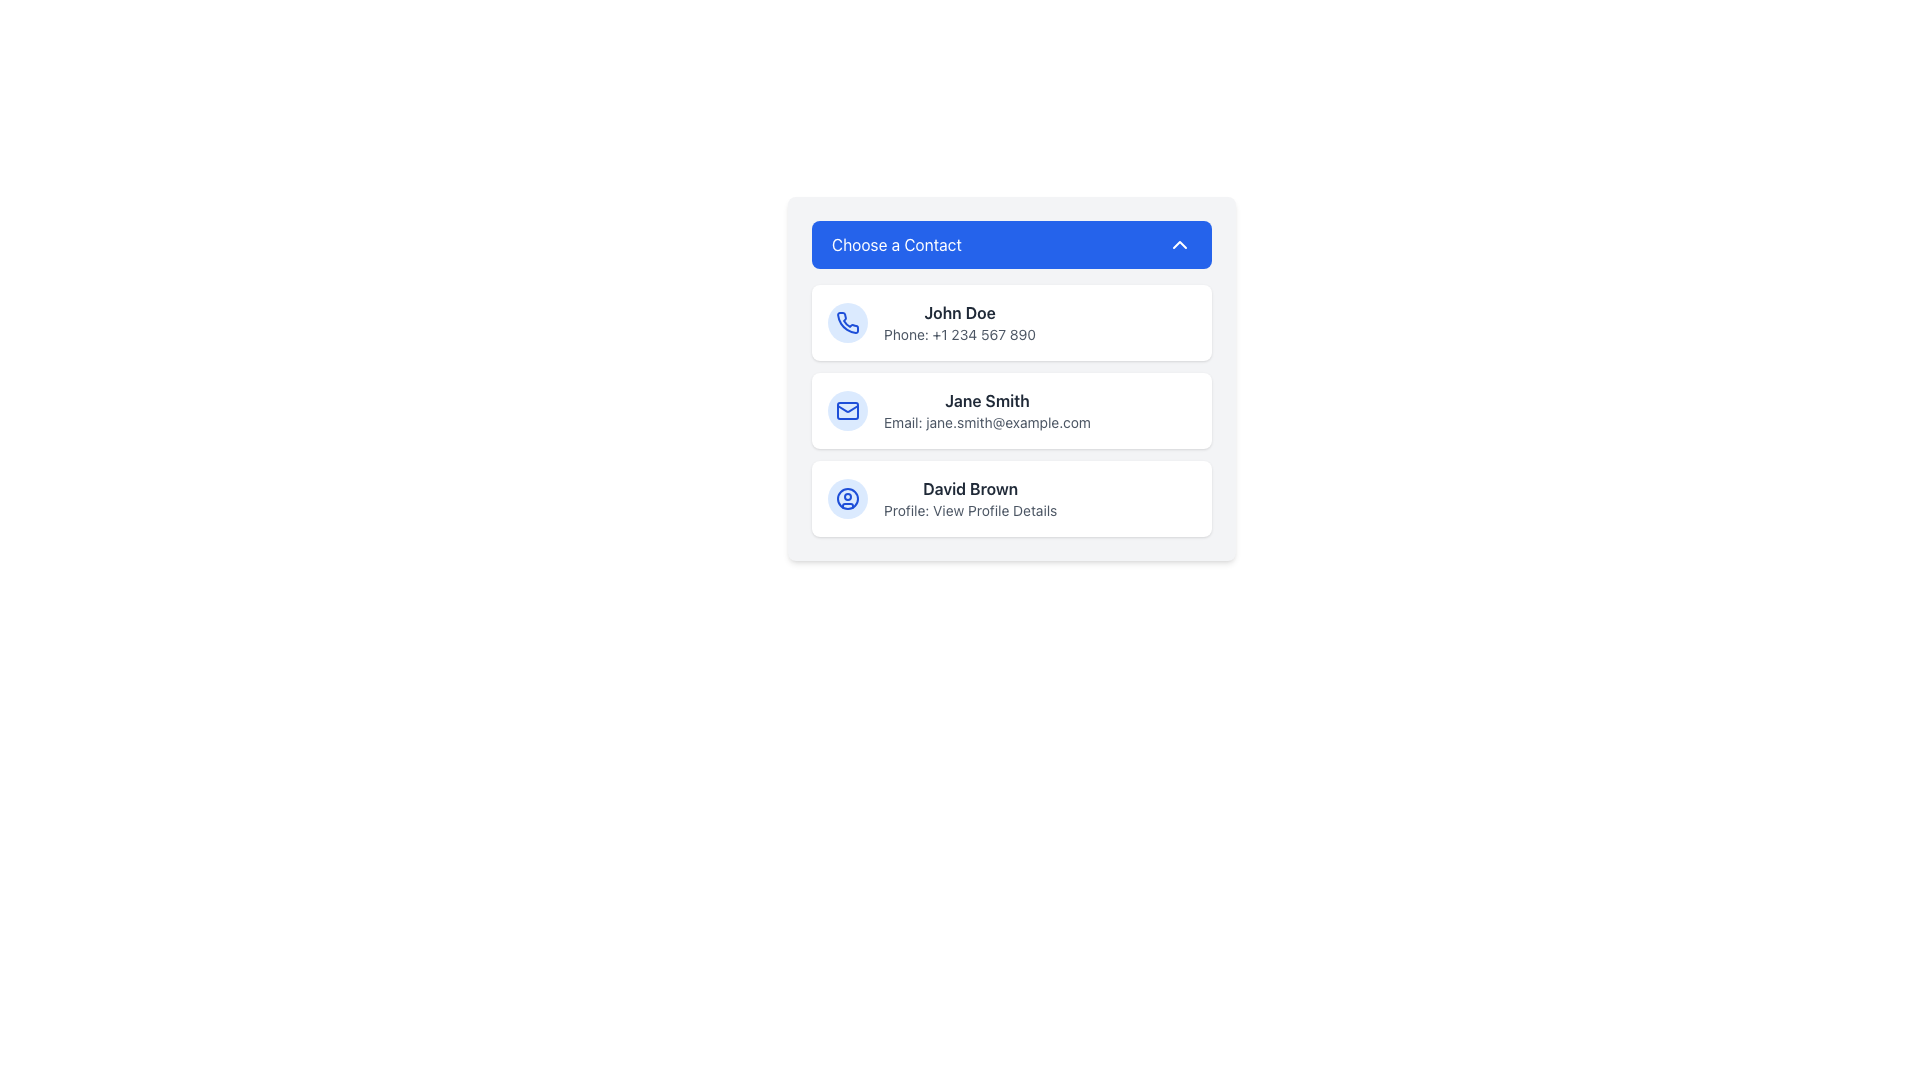 This screenshot has width=1920, height=1080. I want to click on the phone contact icon located to the left of 'John Doe' and 'Phone: +1 234 567 890' in the first contact card, so click(848, 322).